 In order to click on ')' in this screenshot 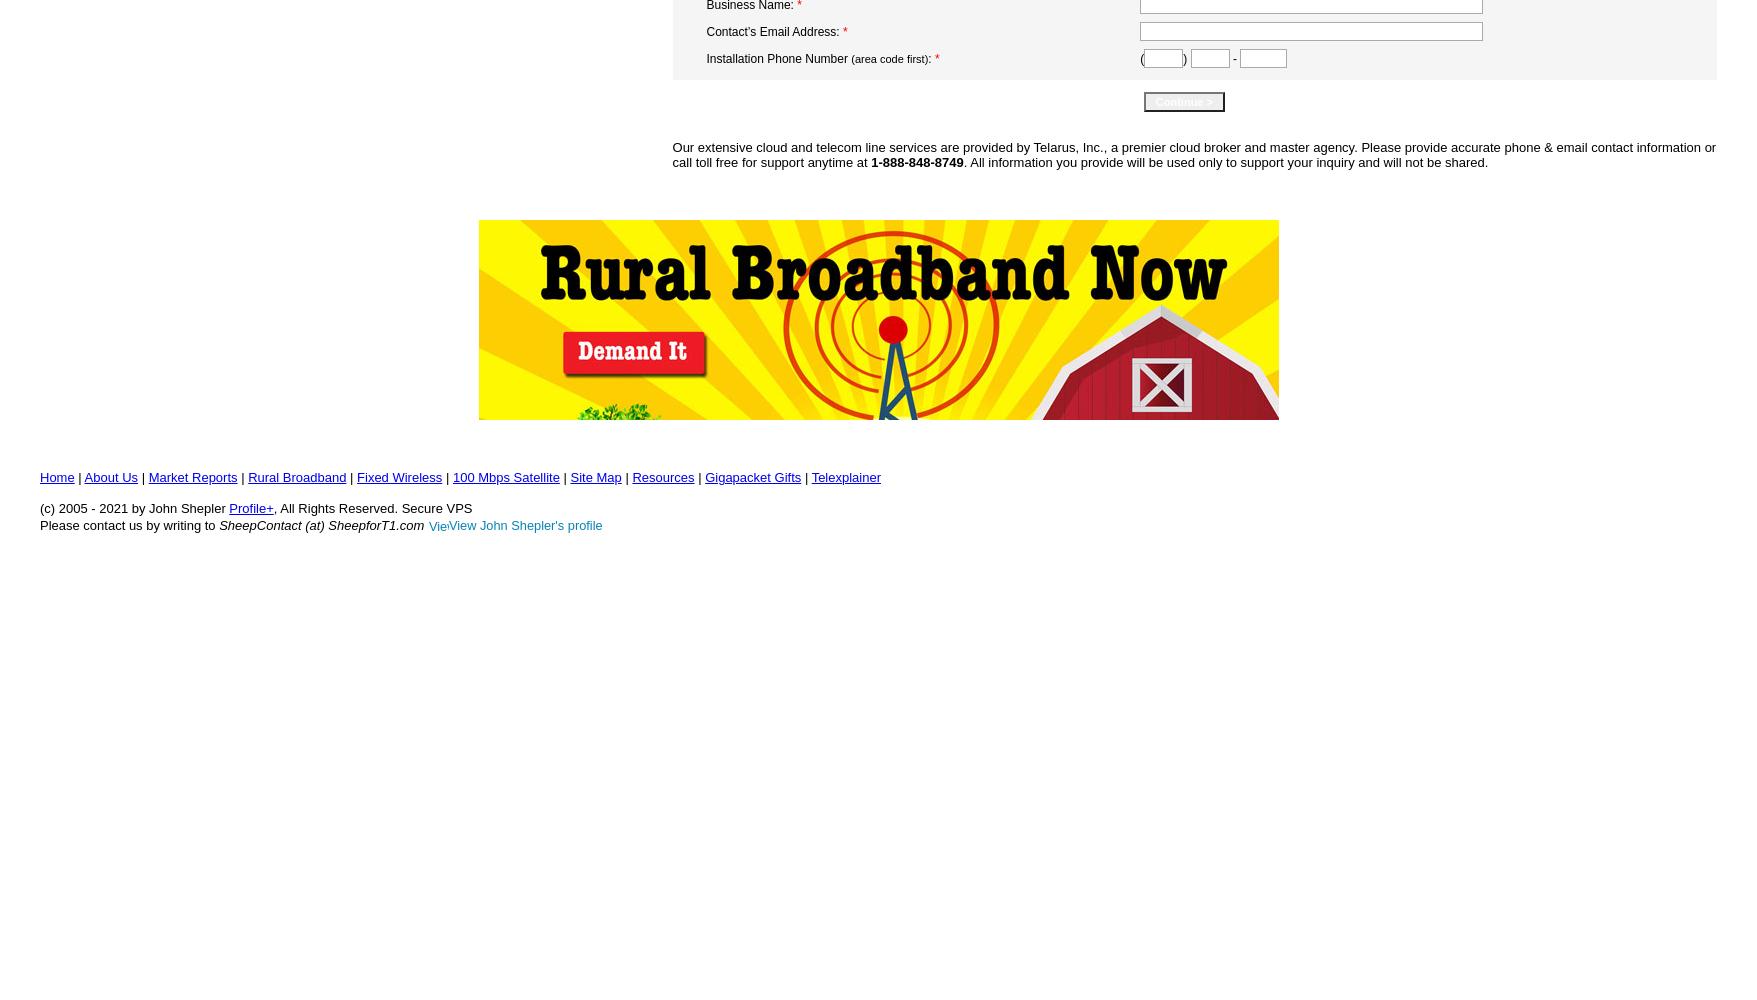, I will do `click(1185, 59)`.